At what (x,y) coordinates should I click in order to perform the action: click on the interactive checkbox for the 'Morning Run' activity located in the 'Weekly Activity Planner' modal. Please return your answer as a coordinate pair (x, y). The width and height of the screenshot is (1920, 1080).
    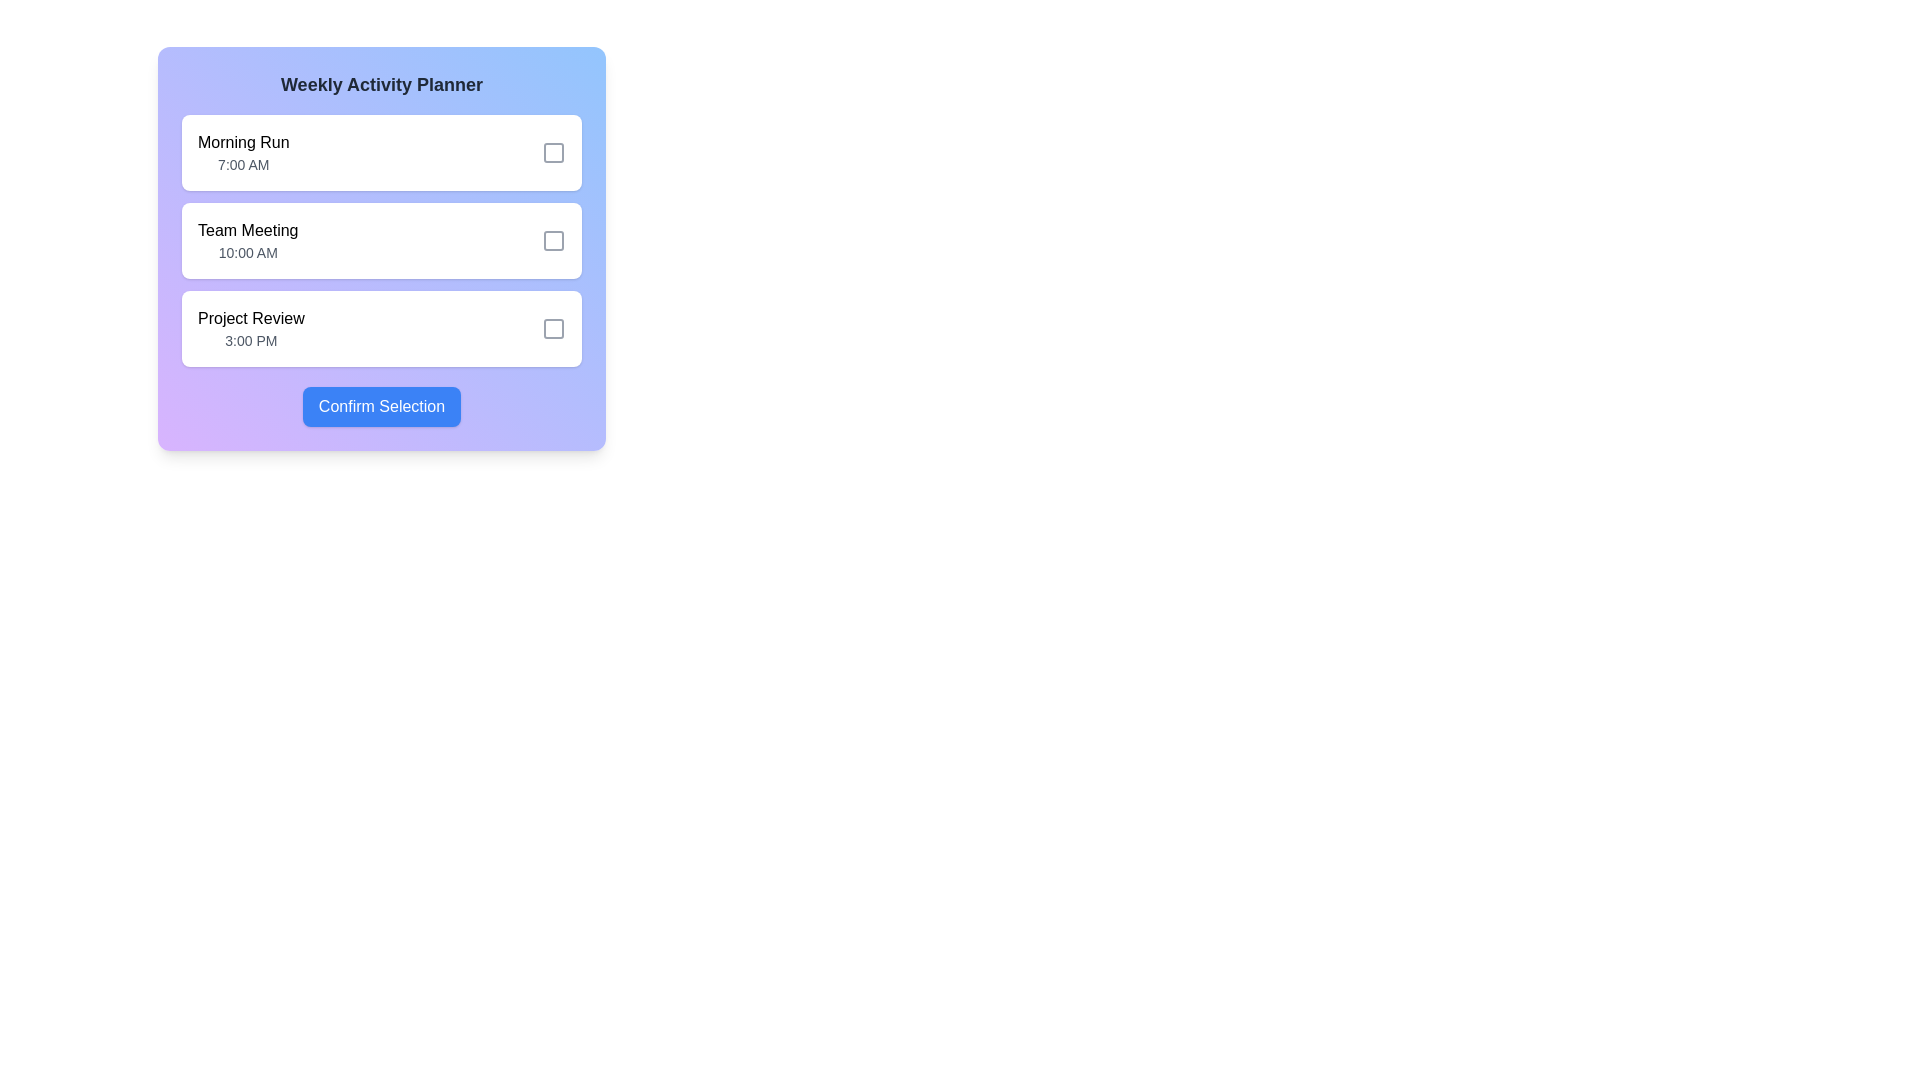
    Looking at the image, I should click on (553, 152).